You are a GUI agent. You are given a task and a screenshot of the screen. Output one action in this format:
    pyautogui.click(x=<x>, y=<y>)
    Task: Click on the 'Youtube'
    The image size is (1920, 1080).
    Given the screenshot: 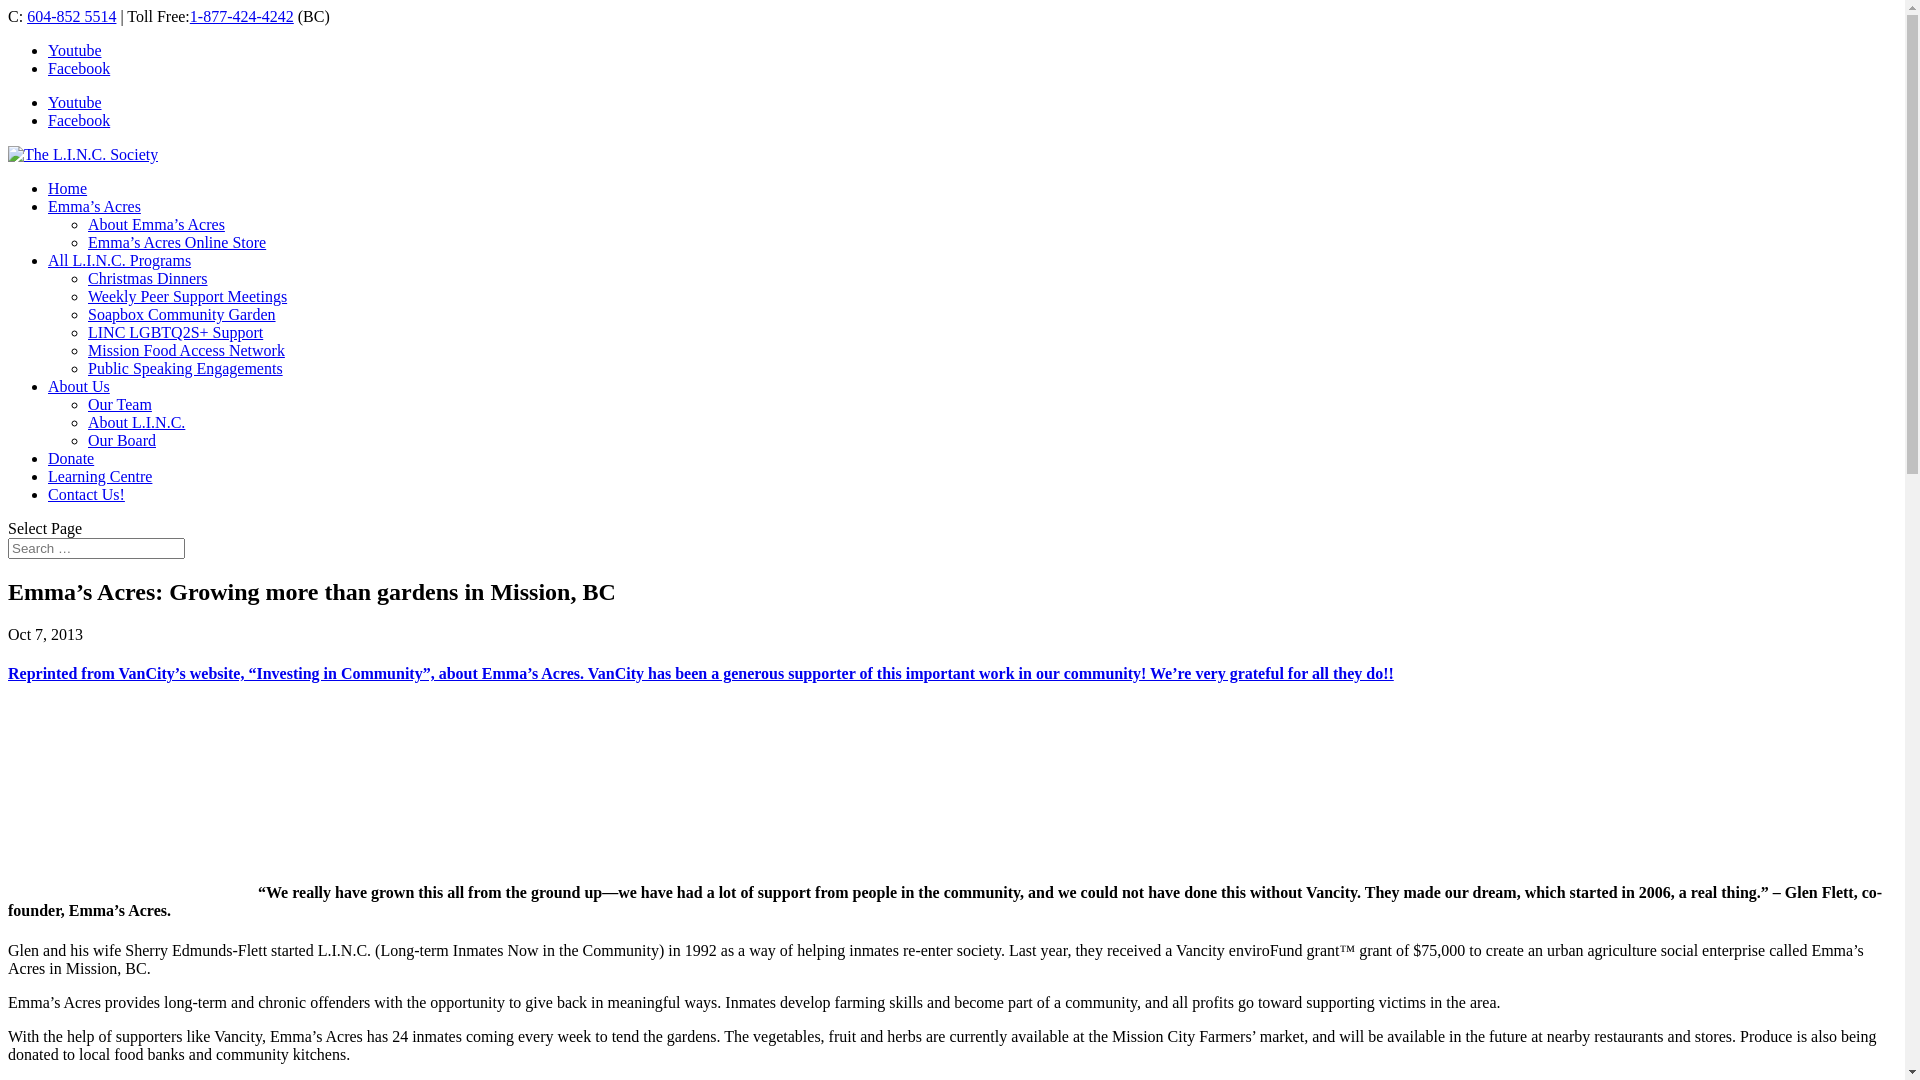 What is the action you would take?
    pyautogui.click(x=75, y=49)
    